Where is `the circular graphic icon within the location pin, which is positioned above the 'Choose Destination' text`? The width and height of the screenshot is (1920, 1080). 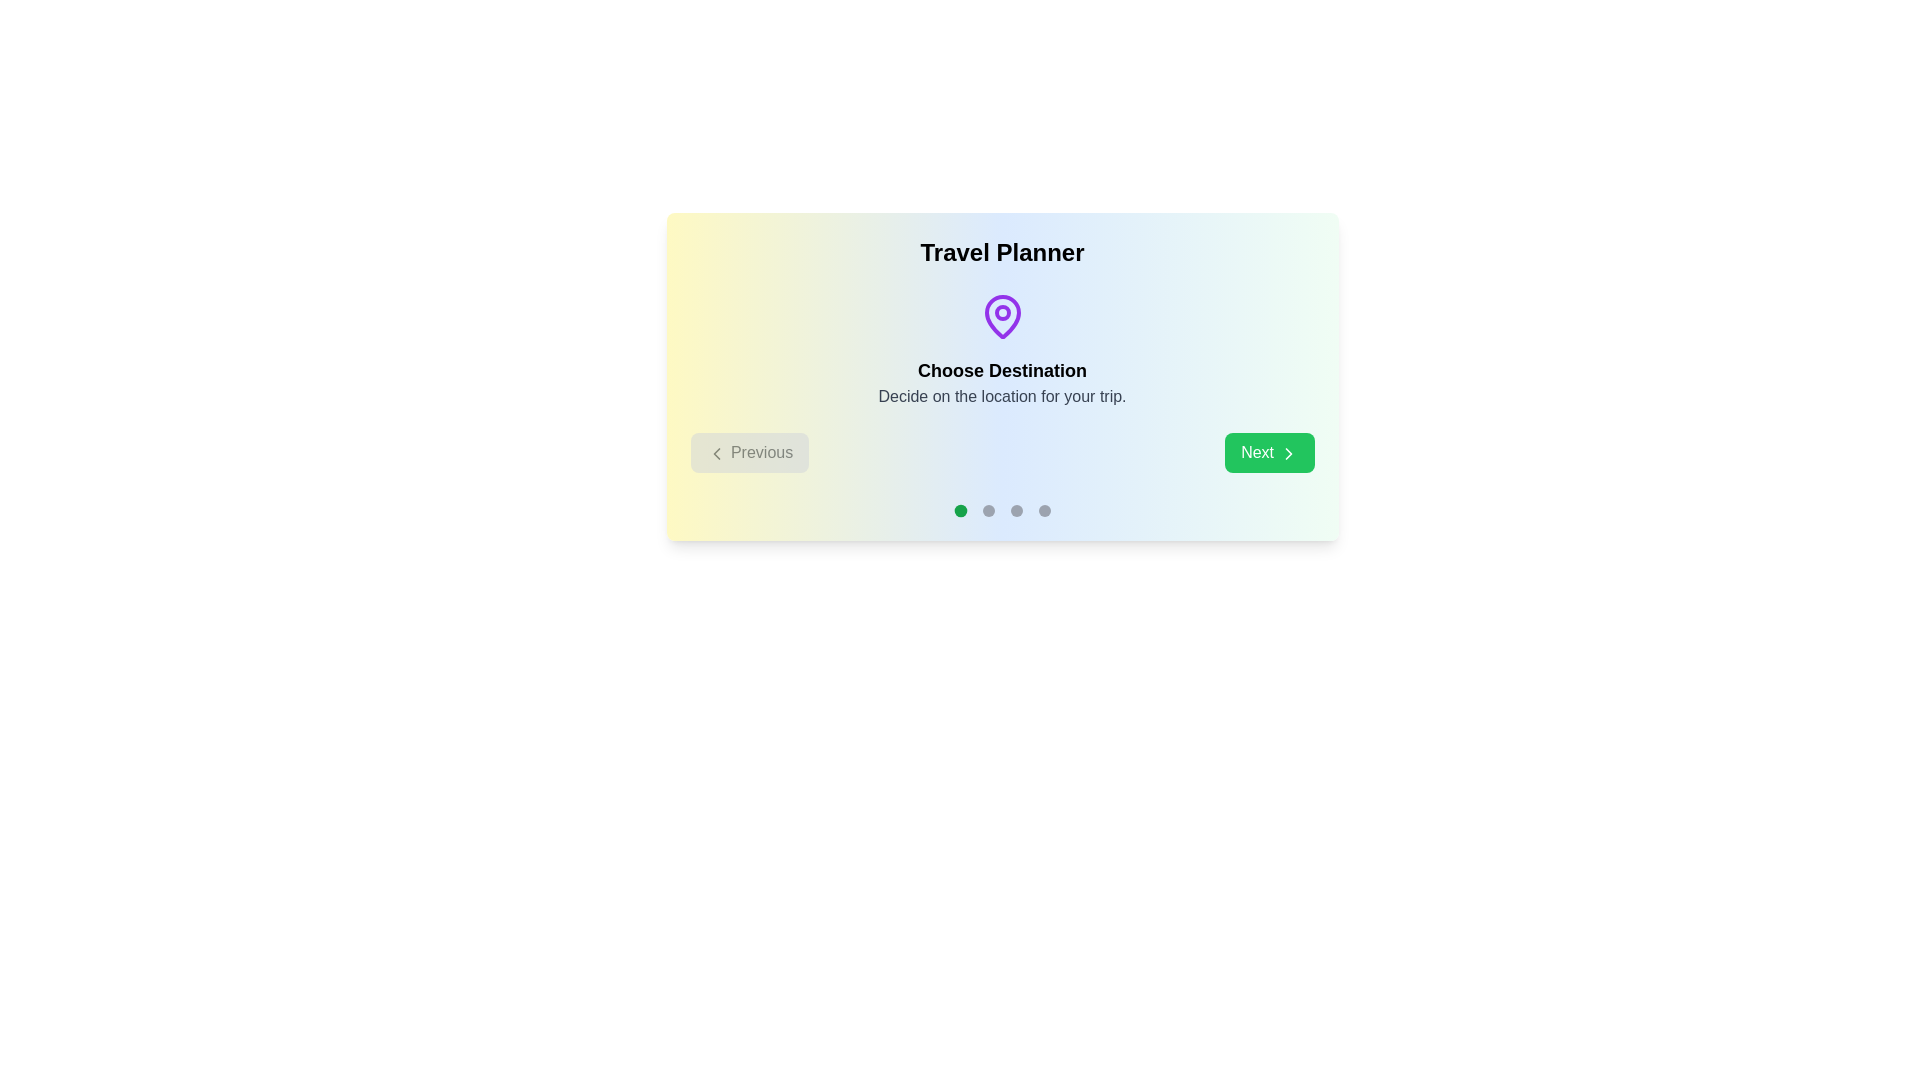
the circular graphic icon within the location pin, which is positioned above the 'Choose Destination' text is located at coordinates (1002, 312).